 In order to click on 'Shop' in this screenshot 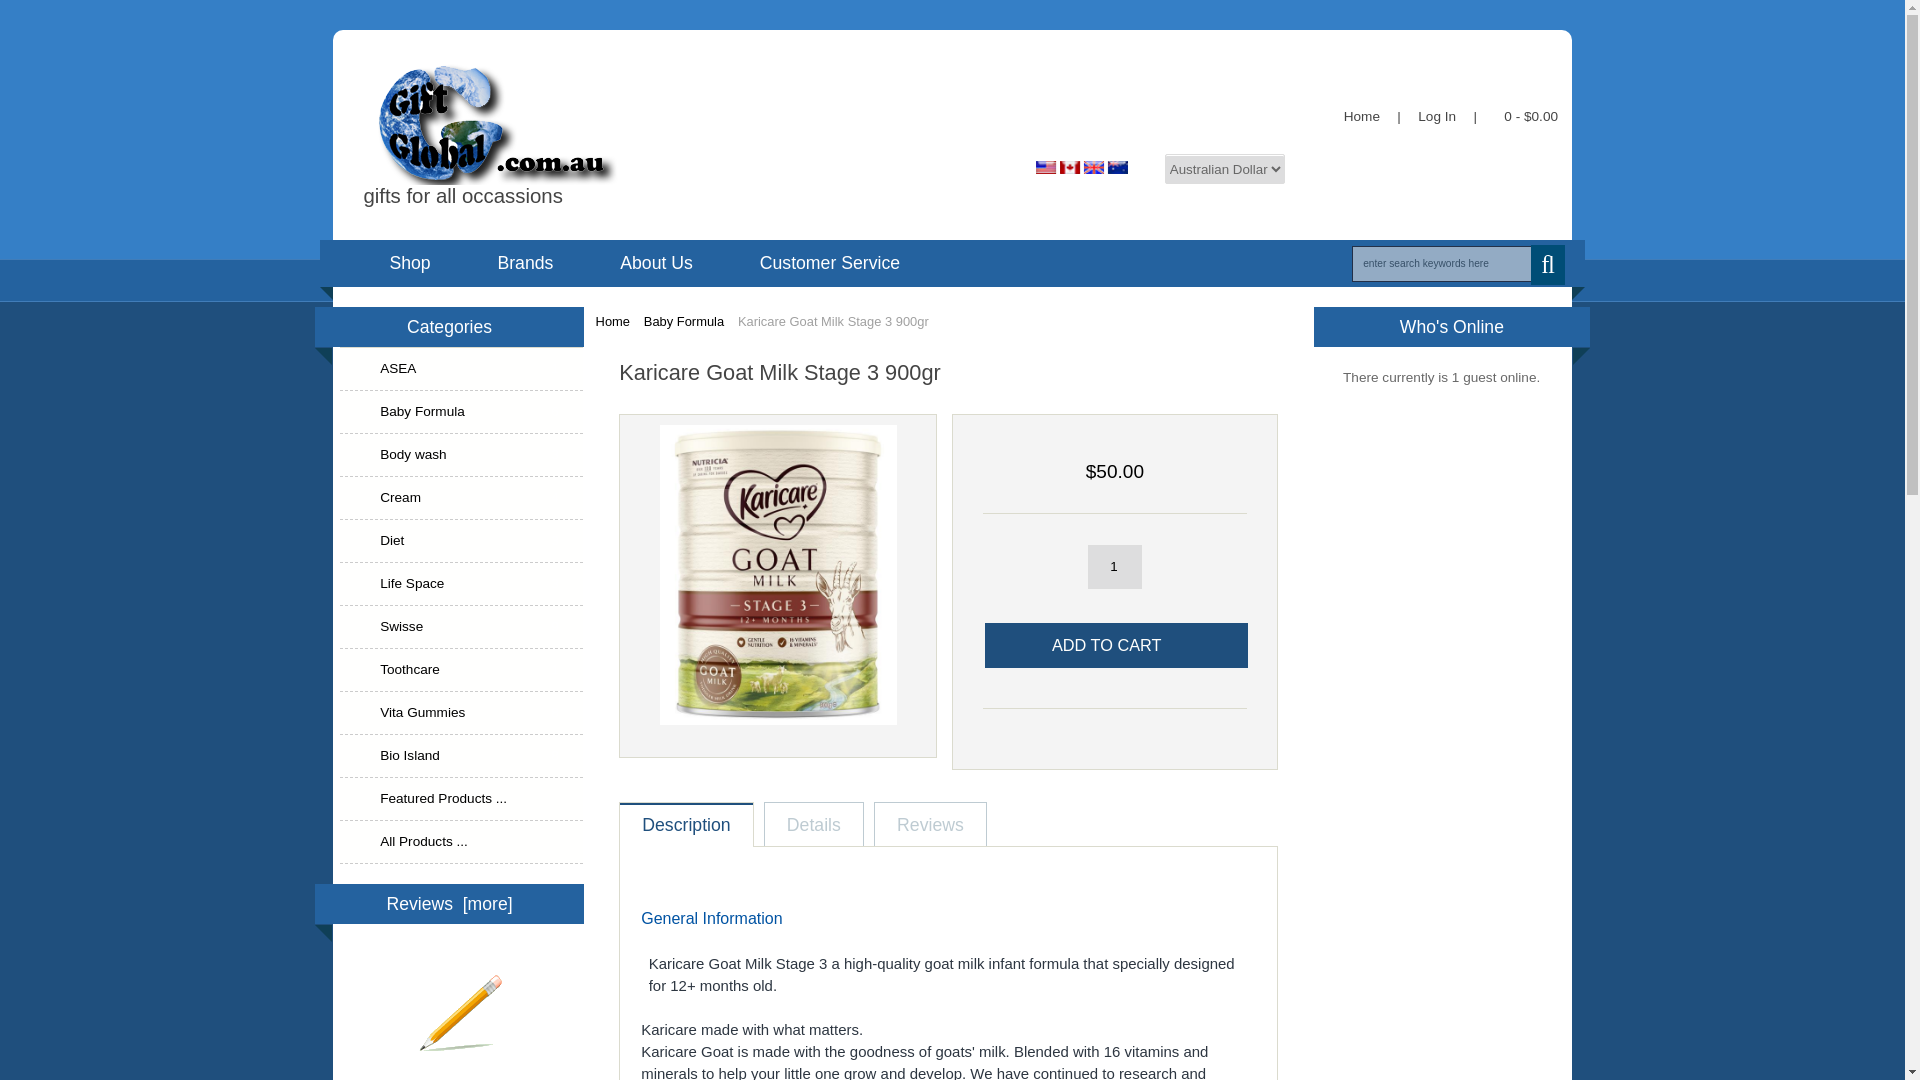, I will do `click(355, 261)`.